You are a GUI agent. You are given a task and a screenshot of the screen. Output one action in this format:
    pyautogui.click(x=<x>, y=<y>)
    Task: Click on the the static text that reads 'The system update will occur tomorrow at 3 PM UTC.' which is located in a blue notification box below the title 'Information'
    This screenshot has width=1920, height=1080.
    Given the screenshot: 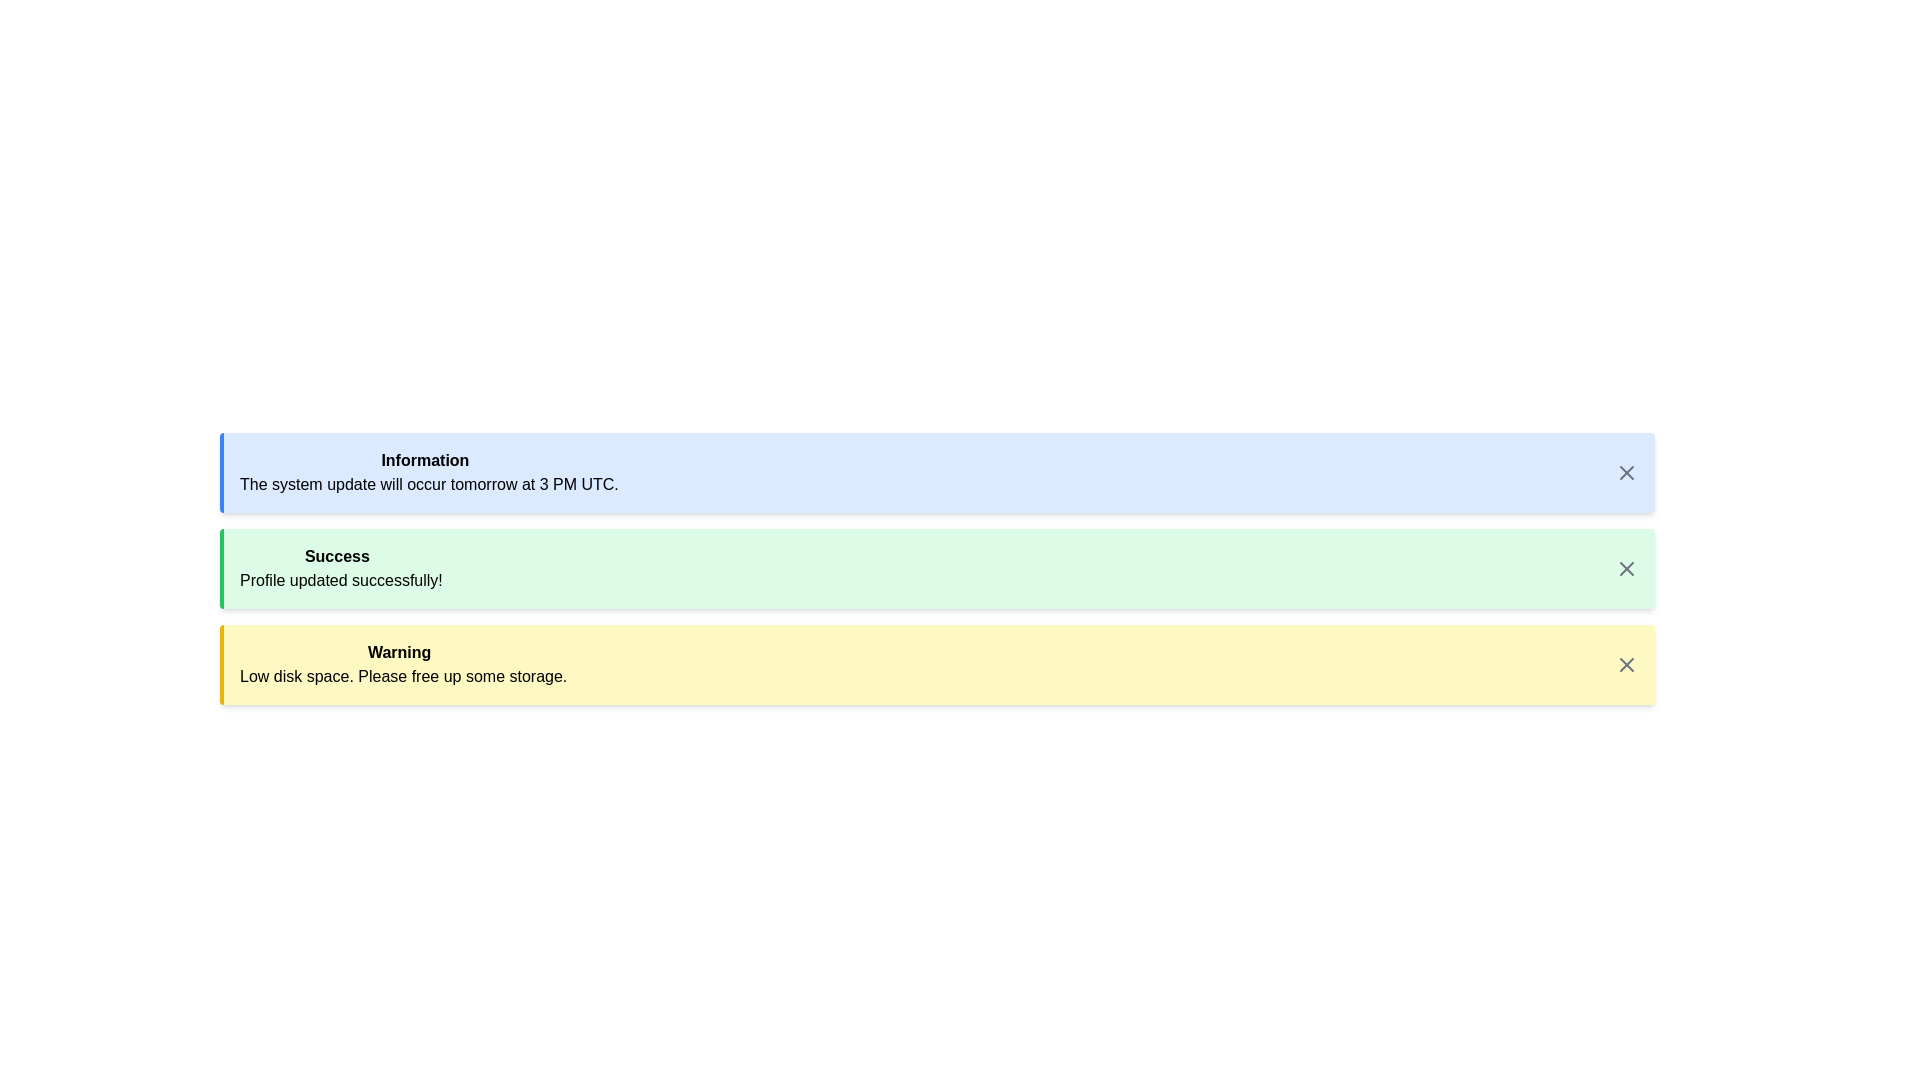 What is the action you would take?
    pyautogui.click(x=428, y=485)
    